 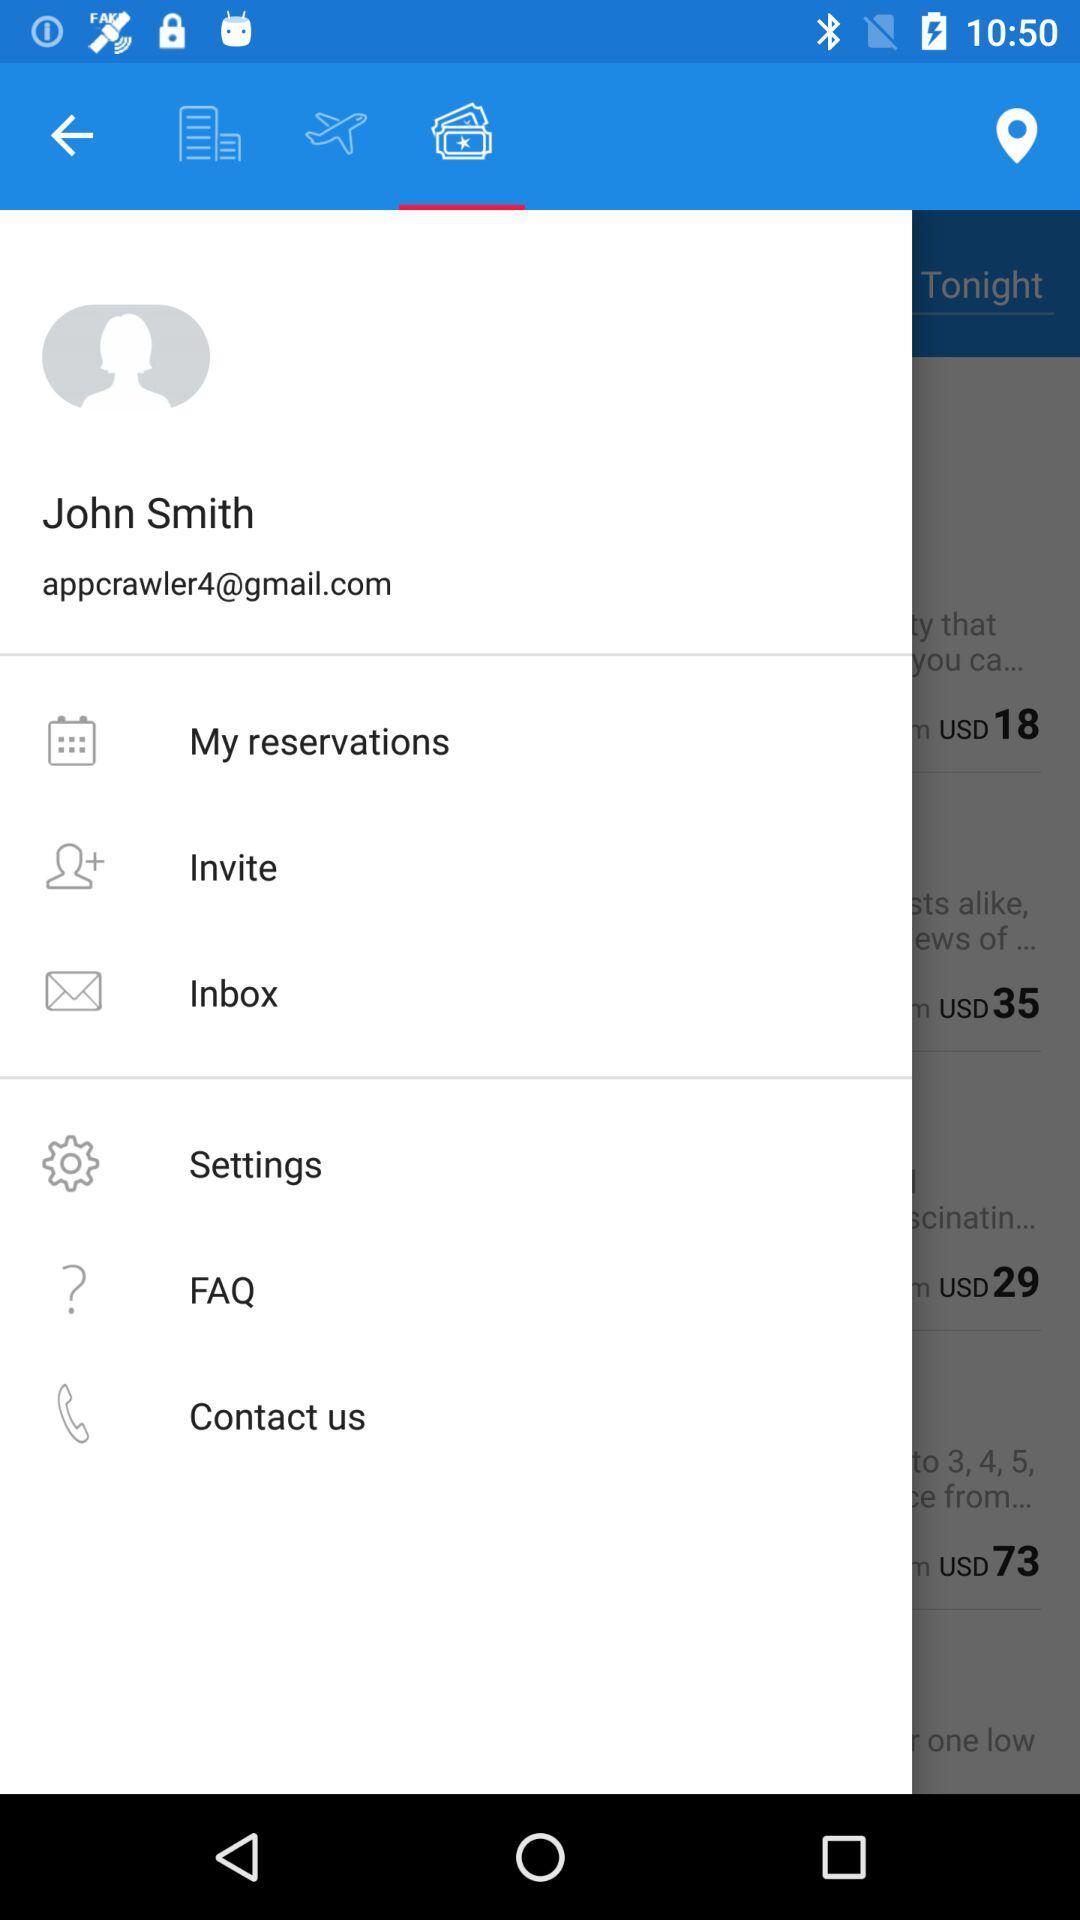 What do you see at coordinates (462, 132) in the screenshot?
I see `icon left to location icon at the top` at bounding box center [462, 132].